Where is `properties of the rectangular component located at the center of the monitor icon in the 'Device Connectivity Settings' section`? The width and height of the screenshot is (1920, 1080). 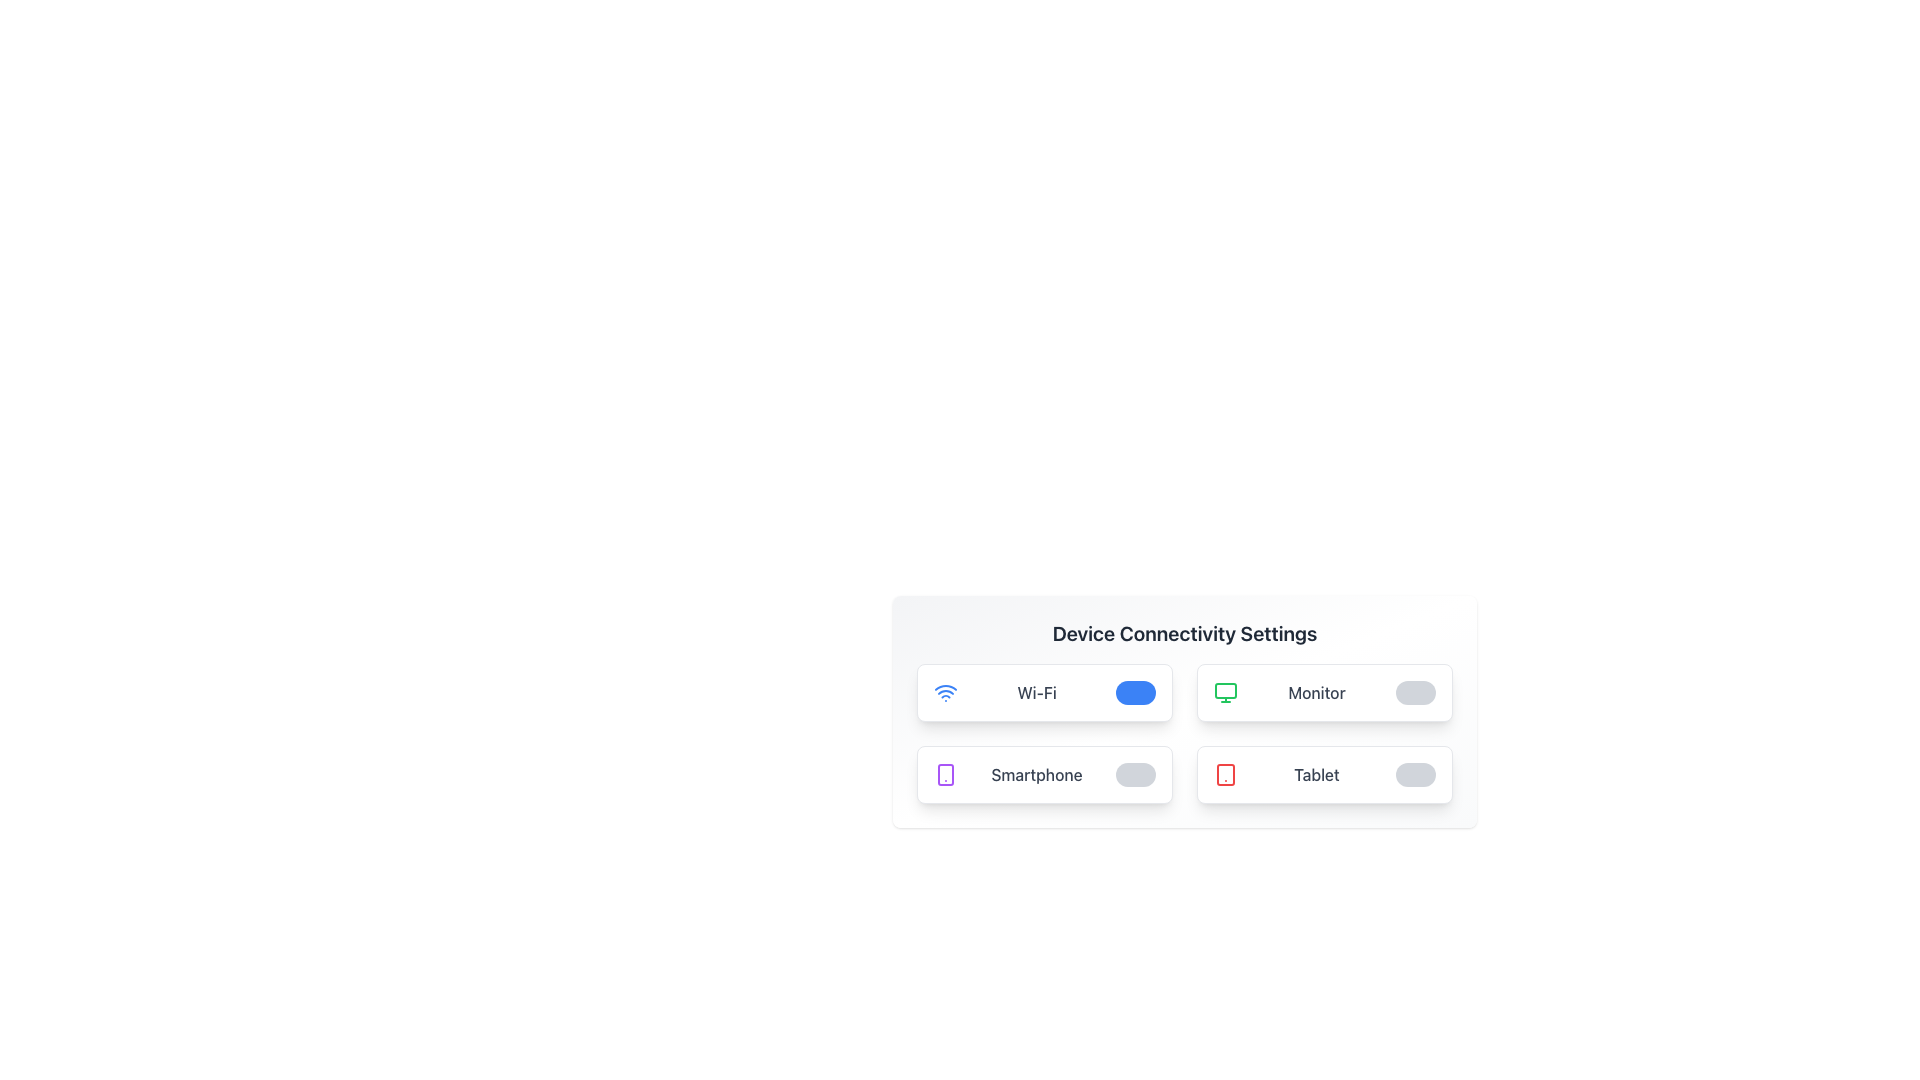
properties of the rectangular component located at the center of the monitor icon in the 'Device Connectivity Settings' section is located at coordinates (1224, 689).